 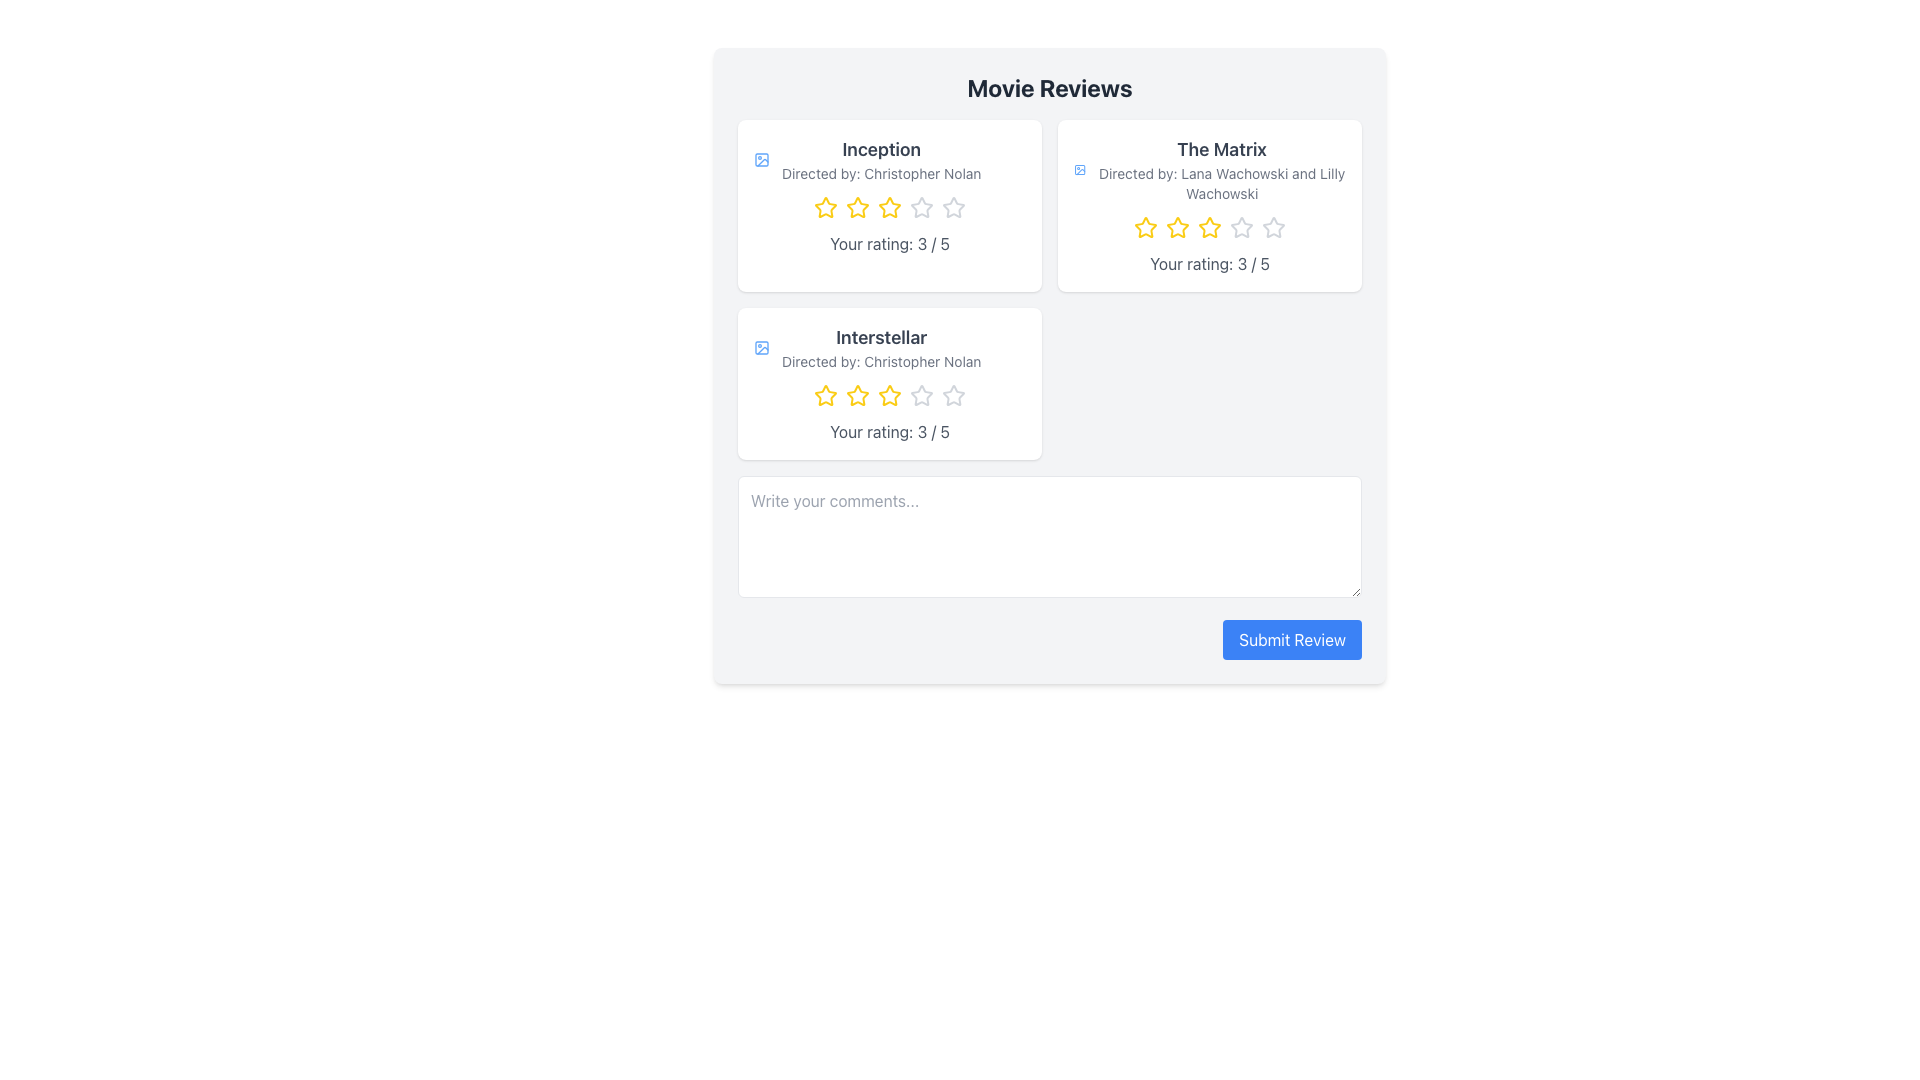 I want to click on the third star icon in the 'Interstellar' card under the 'Movie Reviews' section, so click(x=888, y=395).